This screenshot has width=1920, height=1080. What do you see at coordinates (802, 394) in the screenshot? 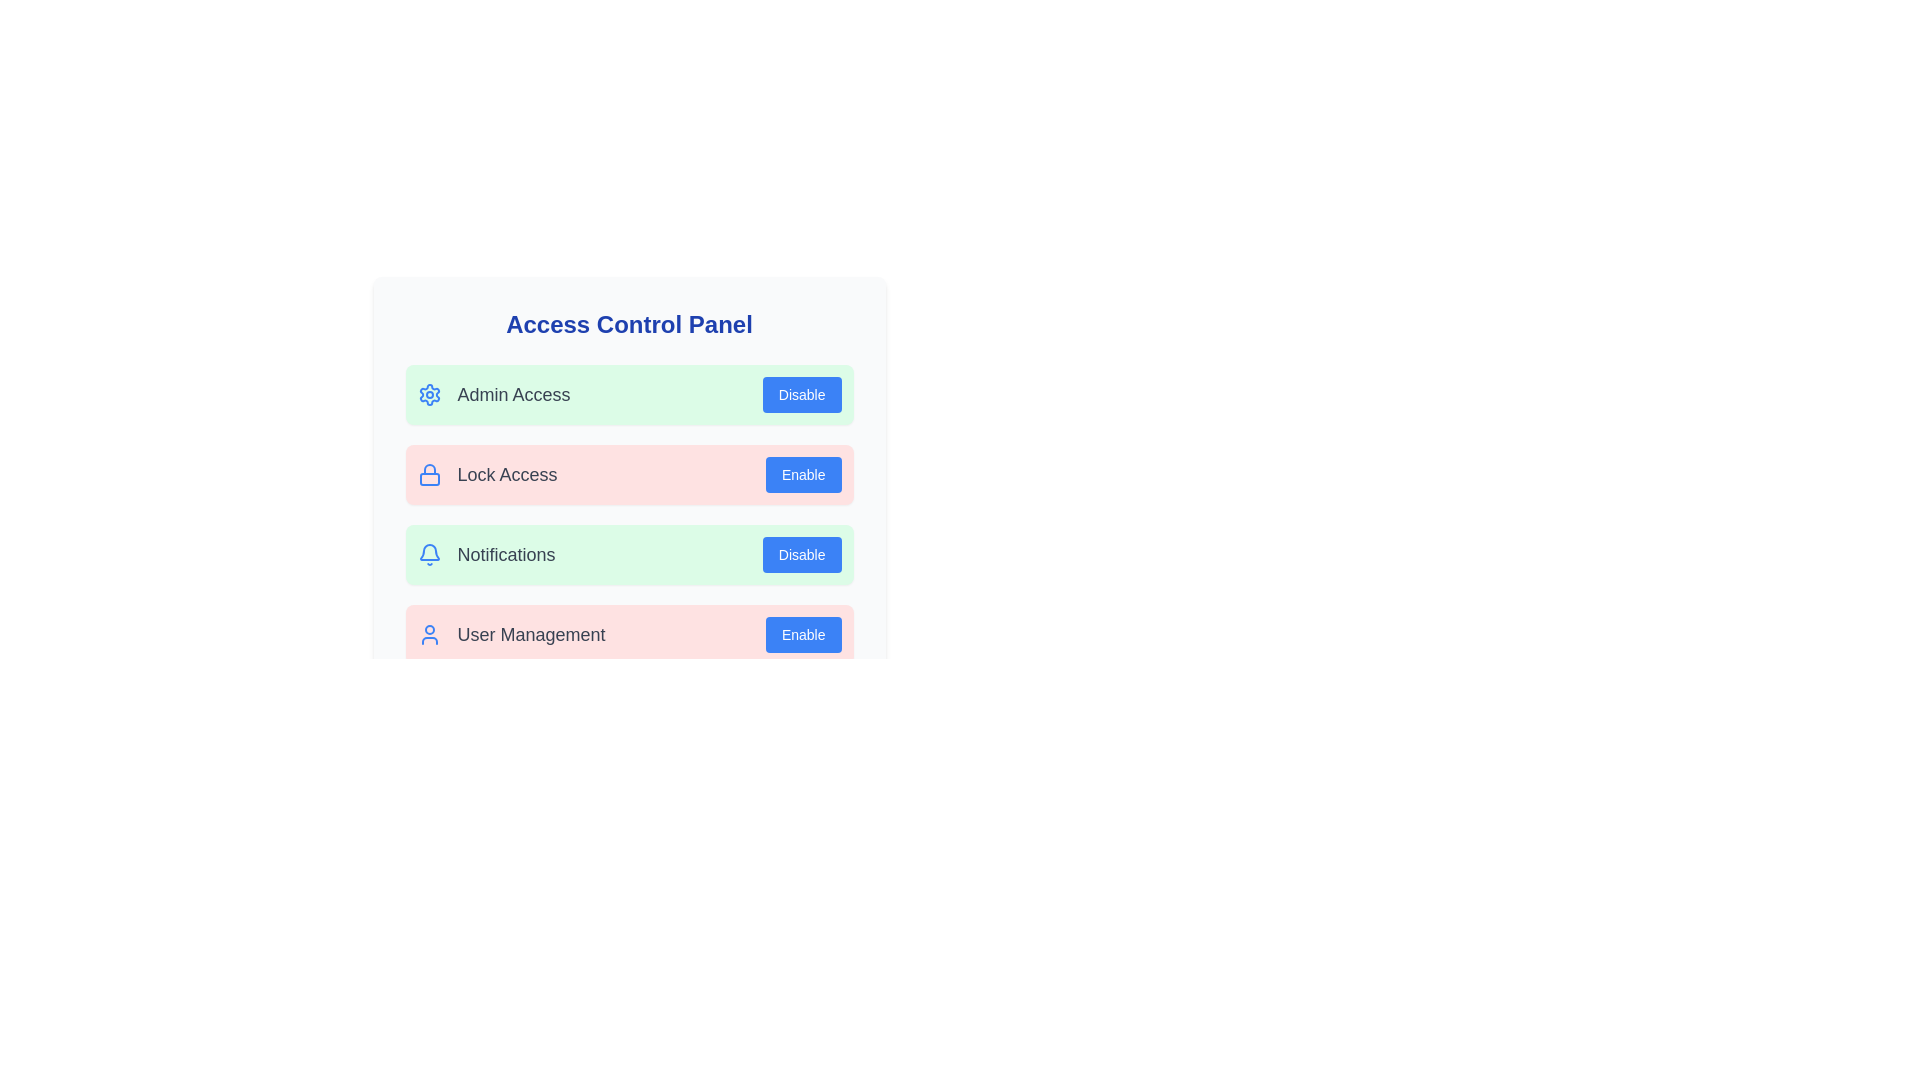
I see `the 'Disable' button for 'Admin Access' to toggle its access` at bounding box center [802, 394].